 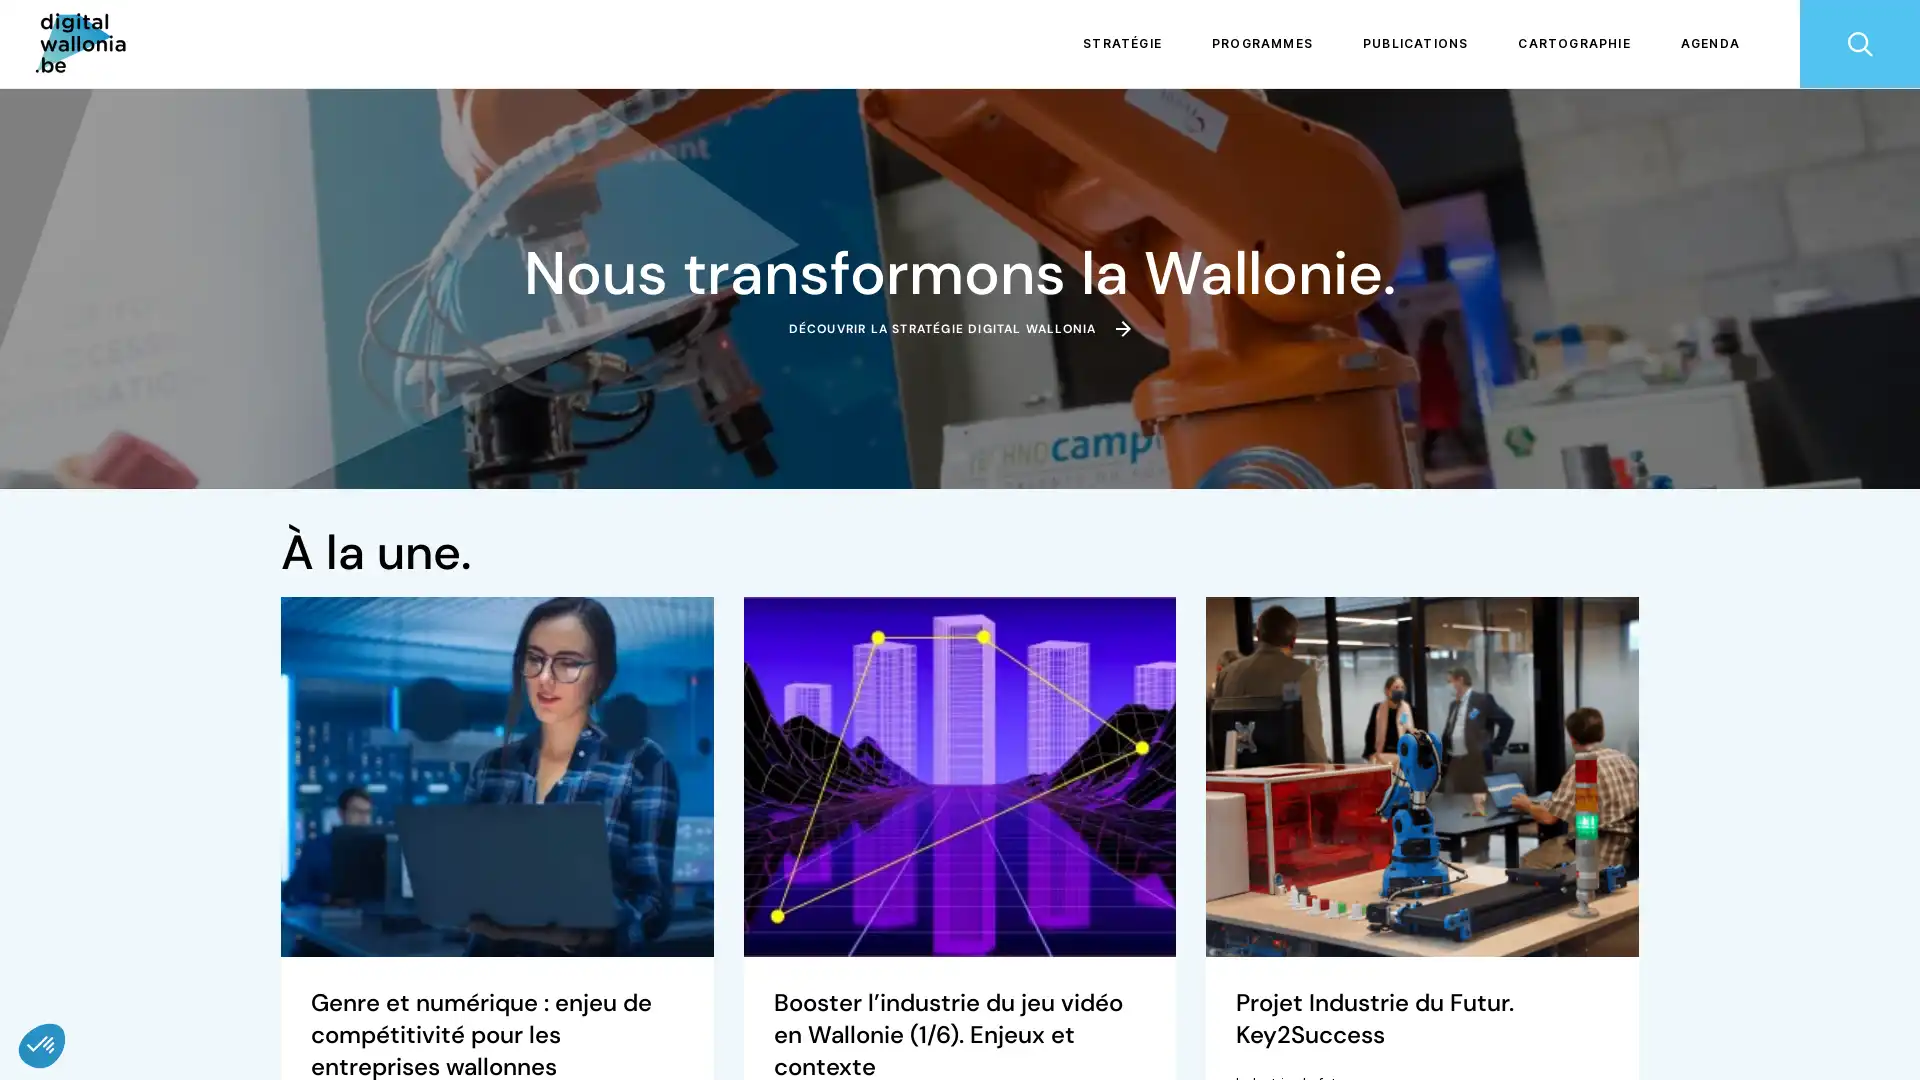 What do you see at coordinates (369, 978) in the screenshot?
I see `OK pour moi` at bounding box center [369, 978].